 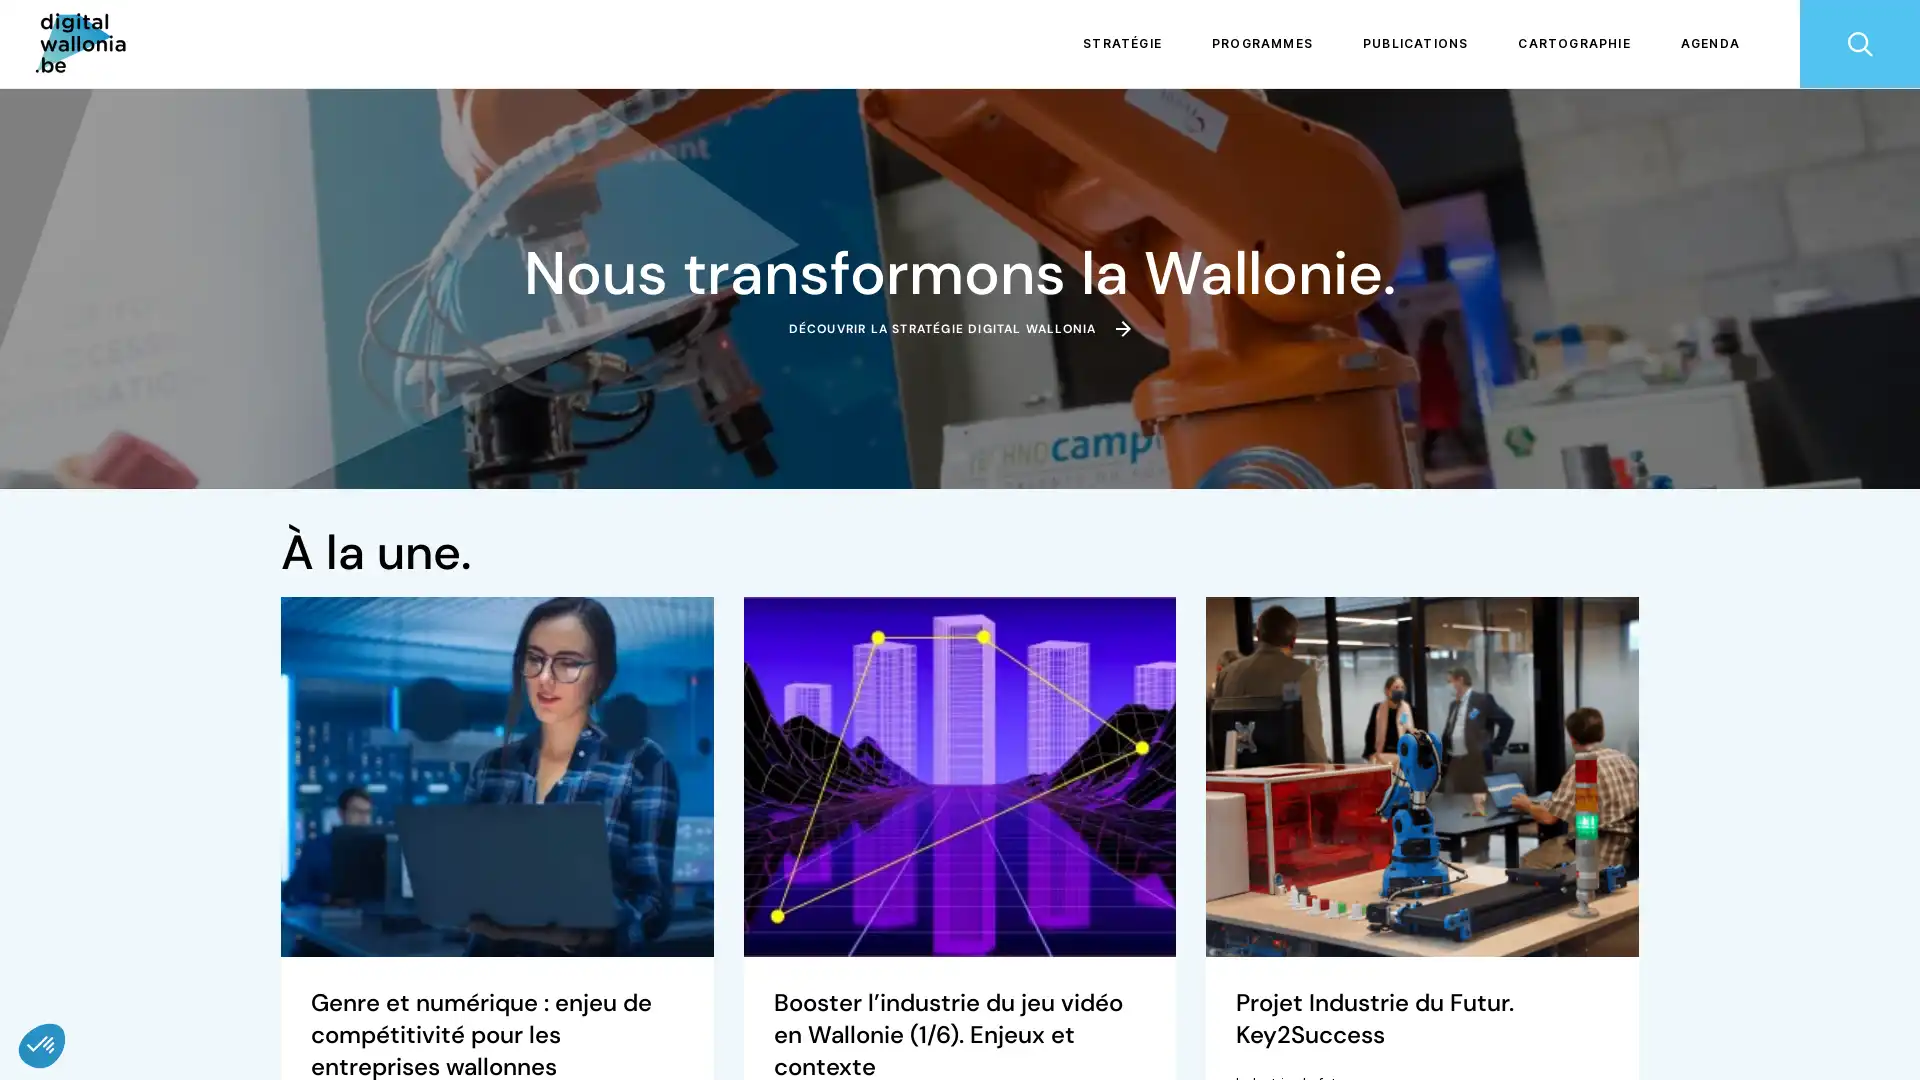 What do you see at coordinates (369, 978) in the screenshot?
I see `OK pour moi` at bounding box center [369, 978].